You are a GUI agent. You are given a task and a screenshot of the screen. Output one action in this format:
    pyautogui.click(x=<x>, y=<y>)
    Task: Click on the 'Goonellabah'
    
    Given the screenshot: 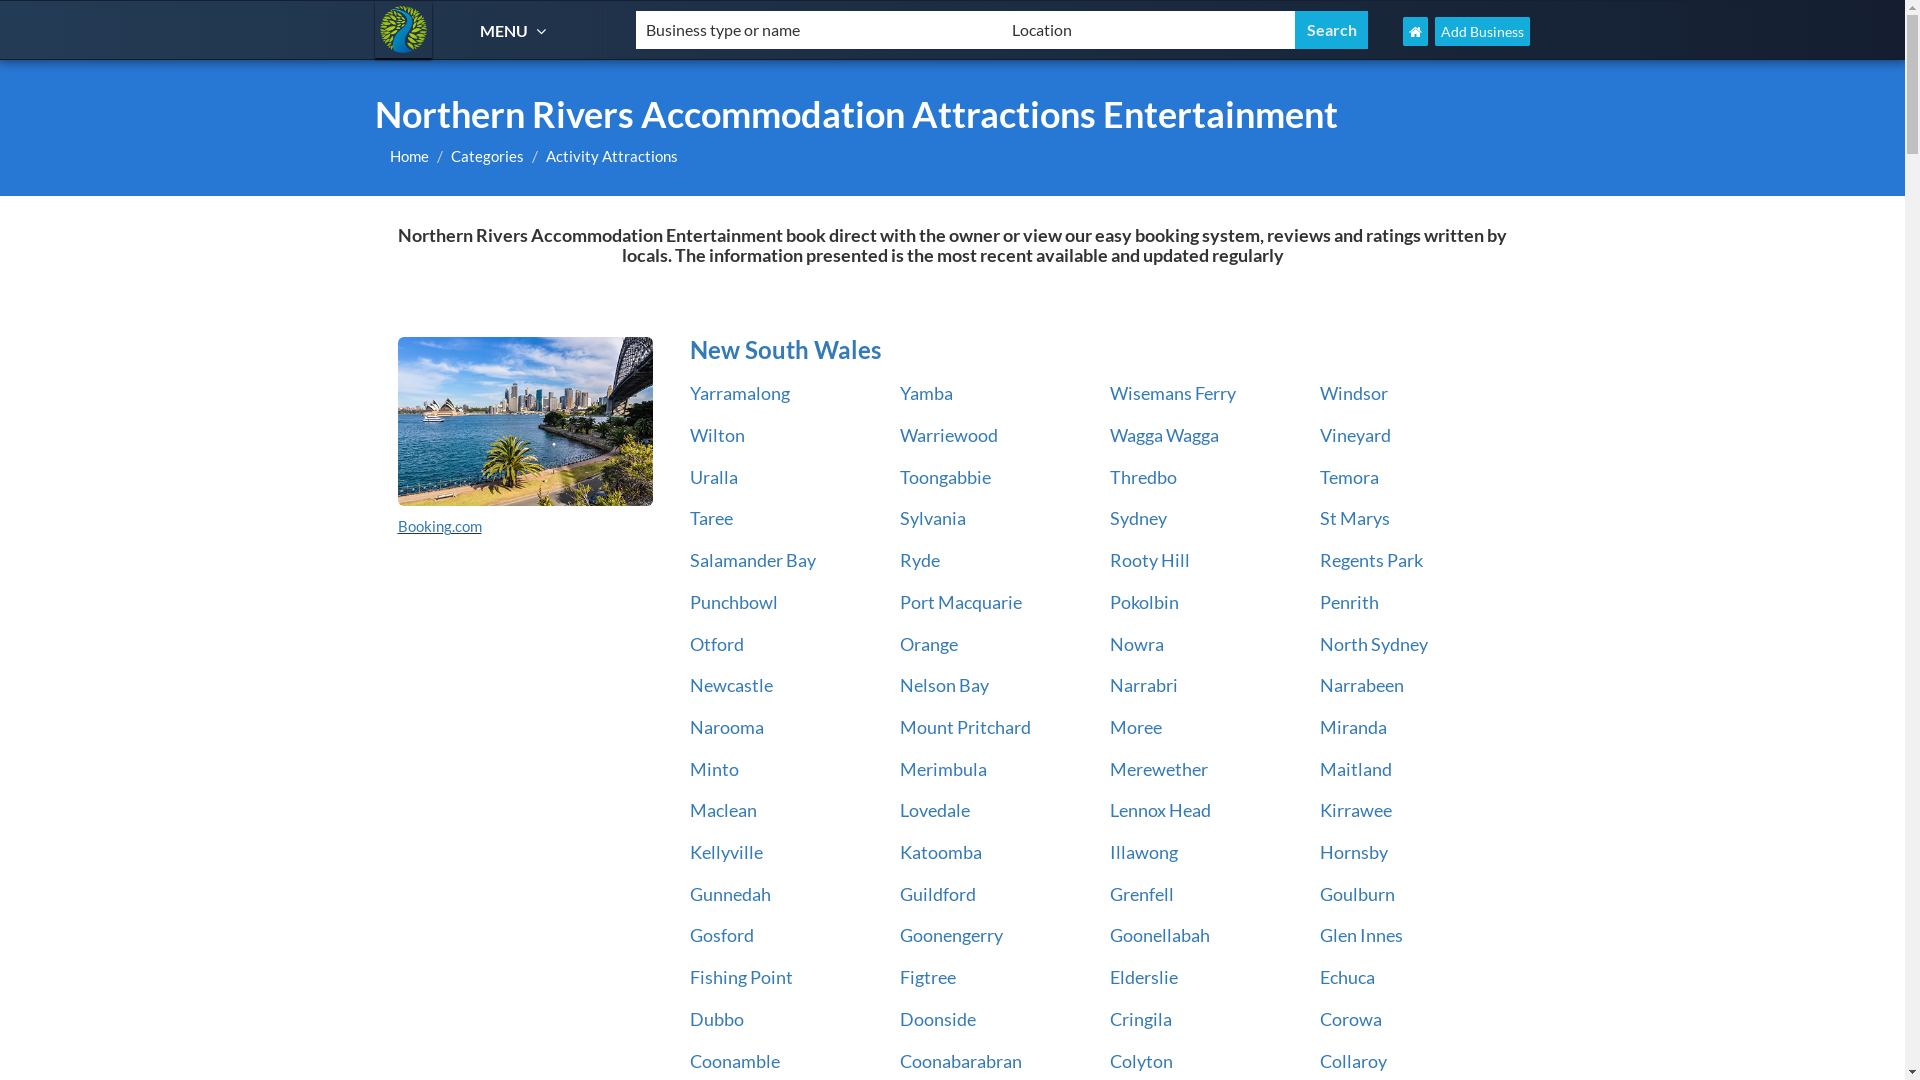 What is the action you would take?
    pyautogui.click(x=1160, y=934)
    